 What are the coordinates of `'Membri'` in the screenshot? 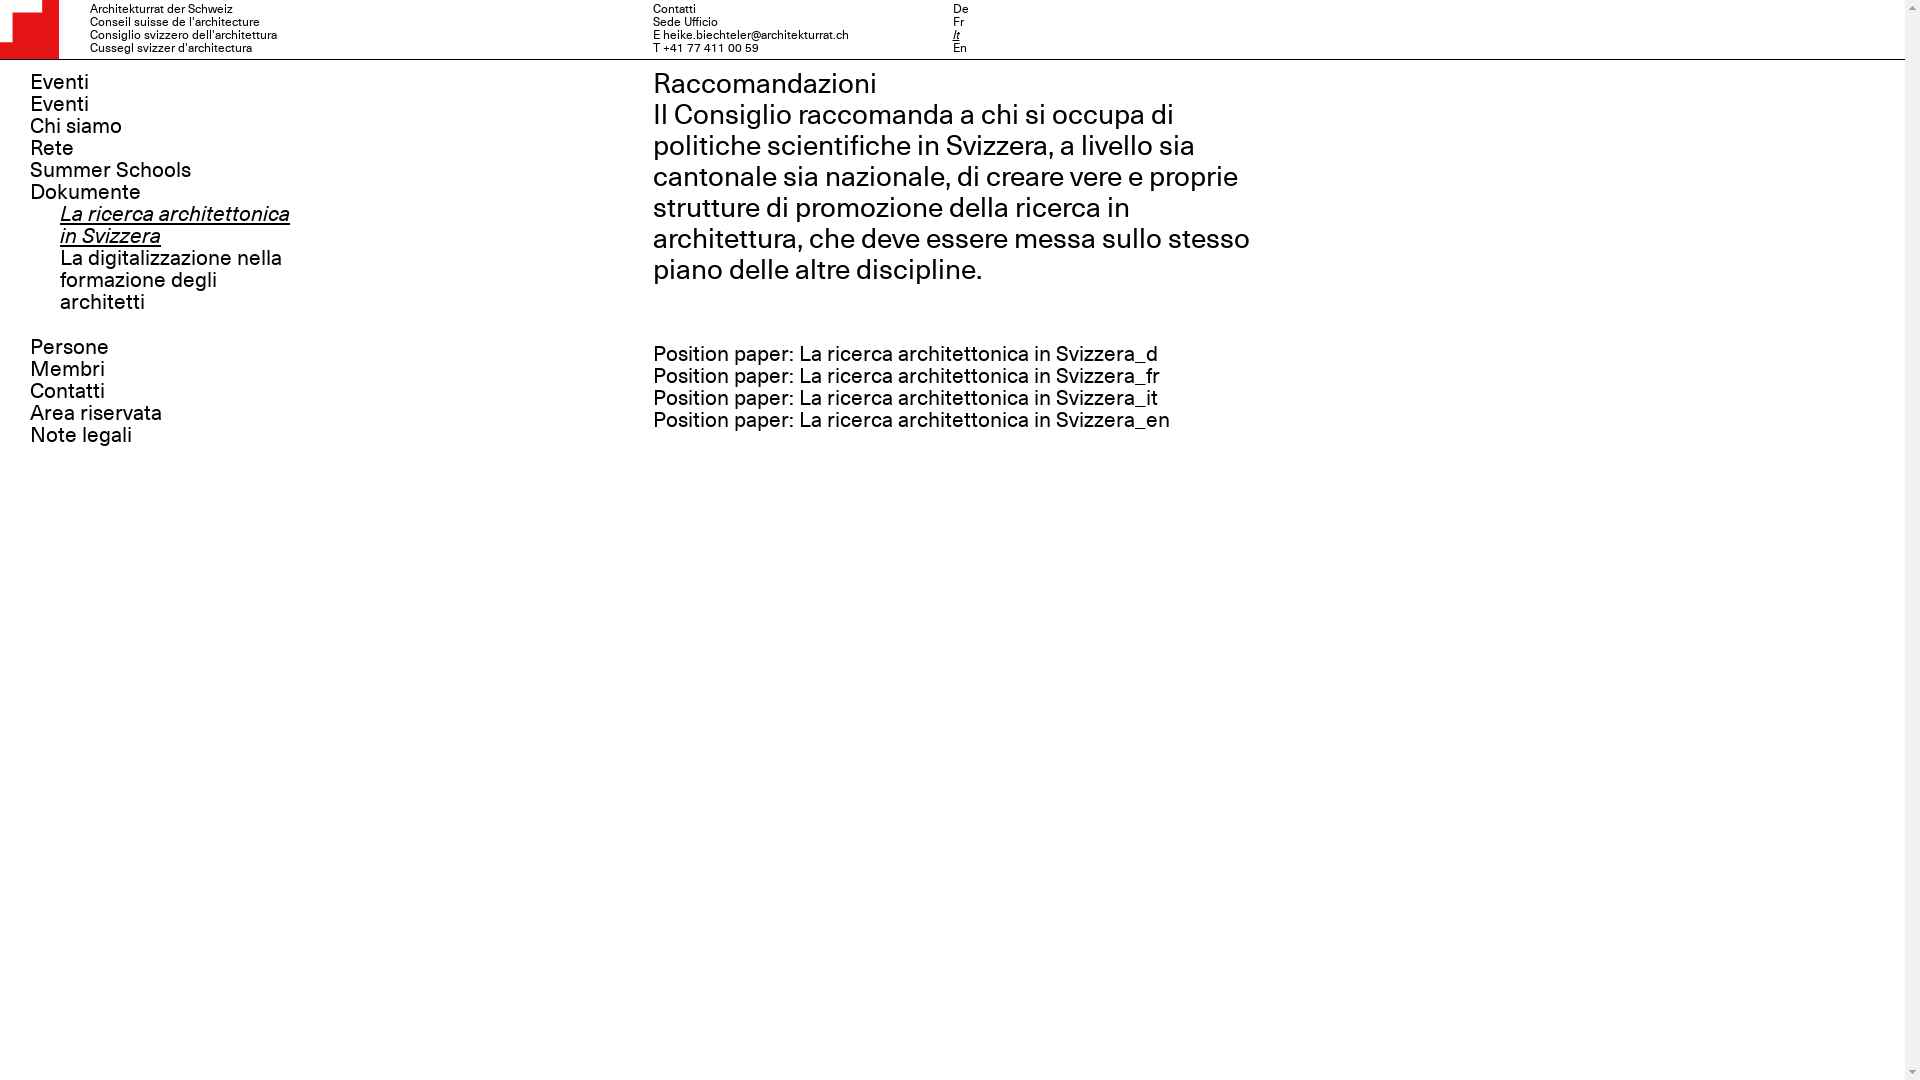 It's located at (67, 369).